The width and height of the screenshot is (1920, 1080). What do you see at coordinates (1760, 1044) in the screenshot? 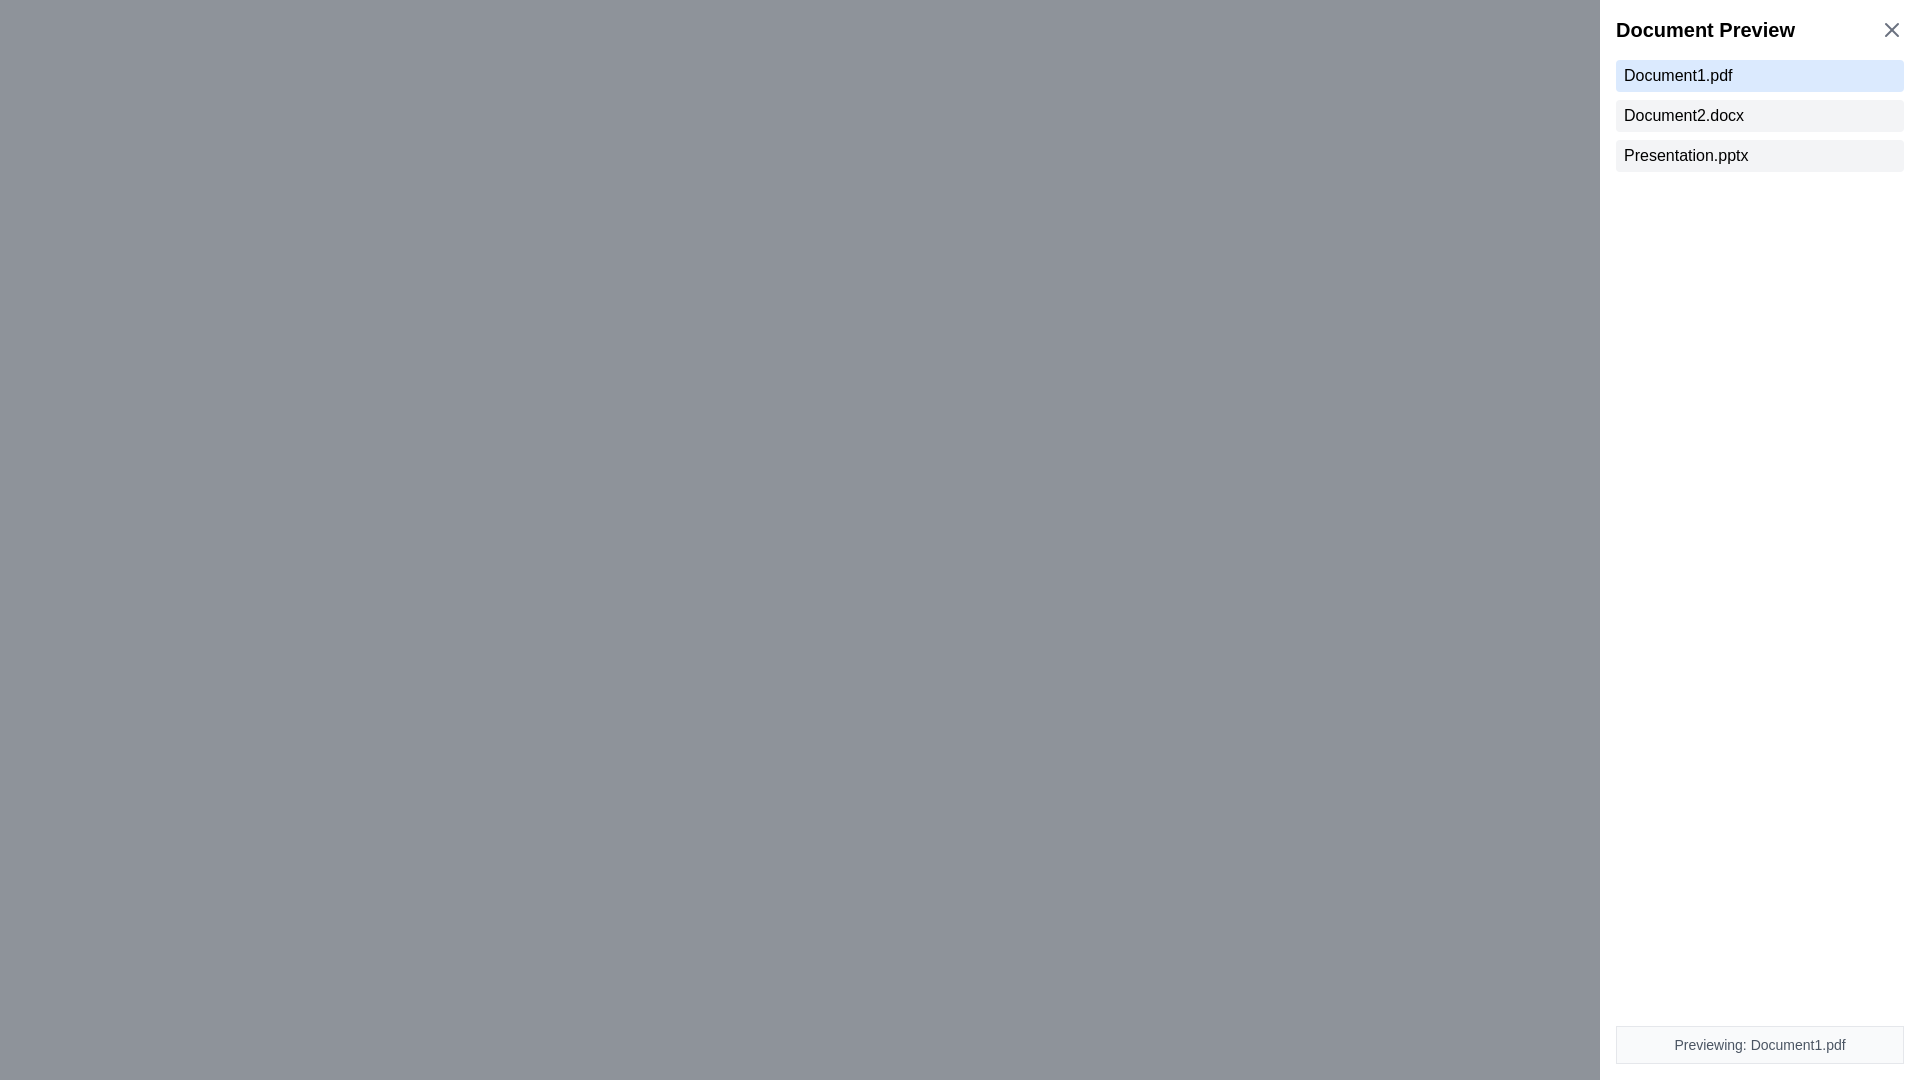
I see `text from the plain text label displaying 'Previewing: Document1.pdf' in gray color located at the bottom-right corner of the interface` at bounding box center [1760, 1044].